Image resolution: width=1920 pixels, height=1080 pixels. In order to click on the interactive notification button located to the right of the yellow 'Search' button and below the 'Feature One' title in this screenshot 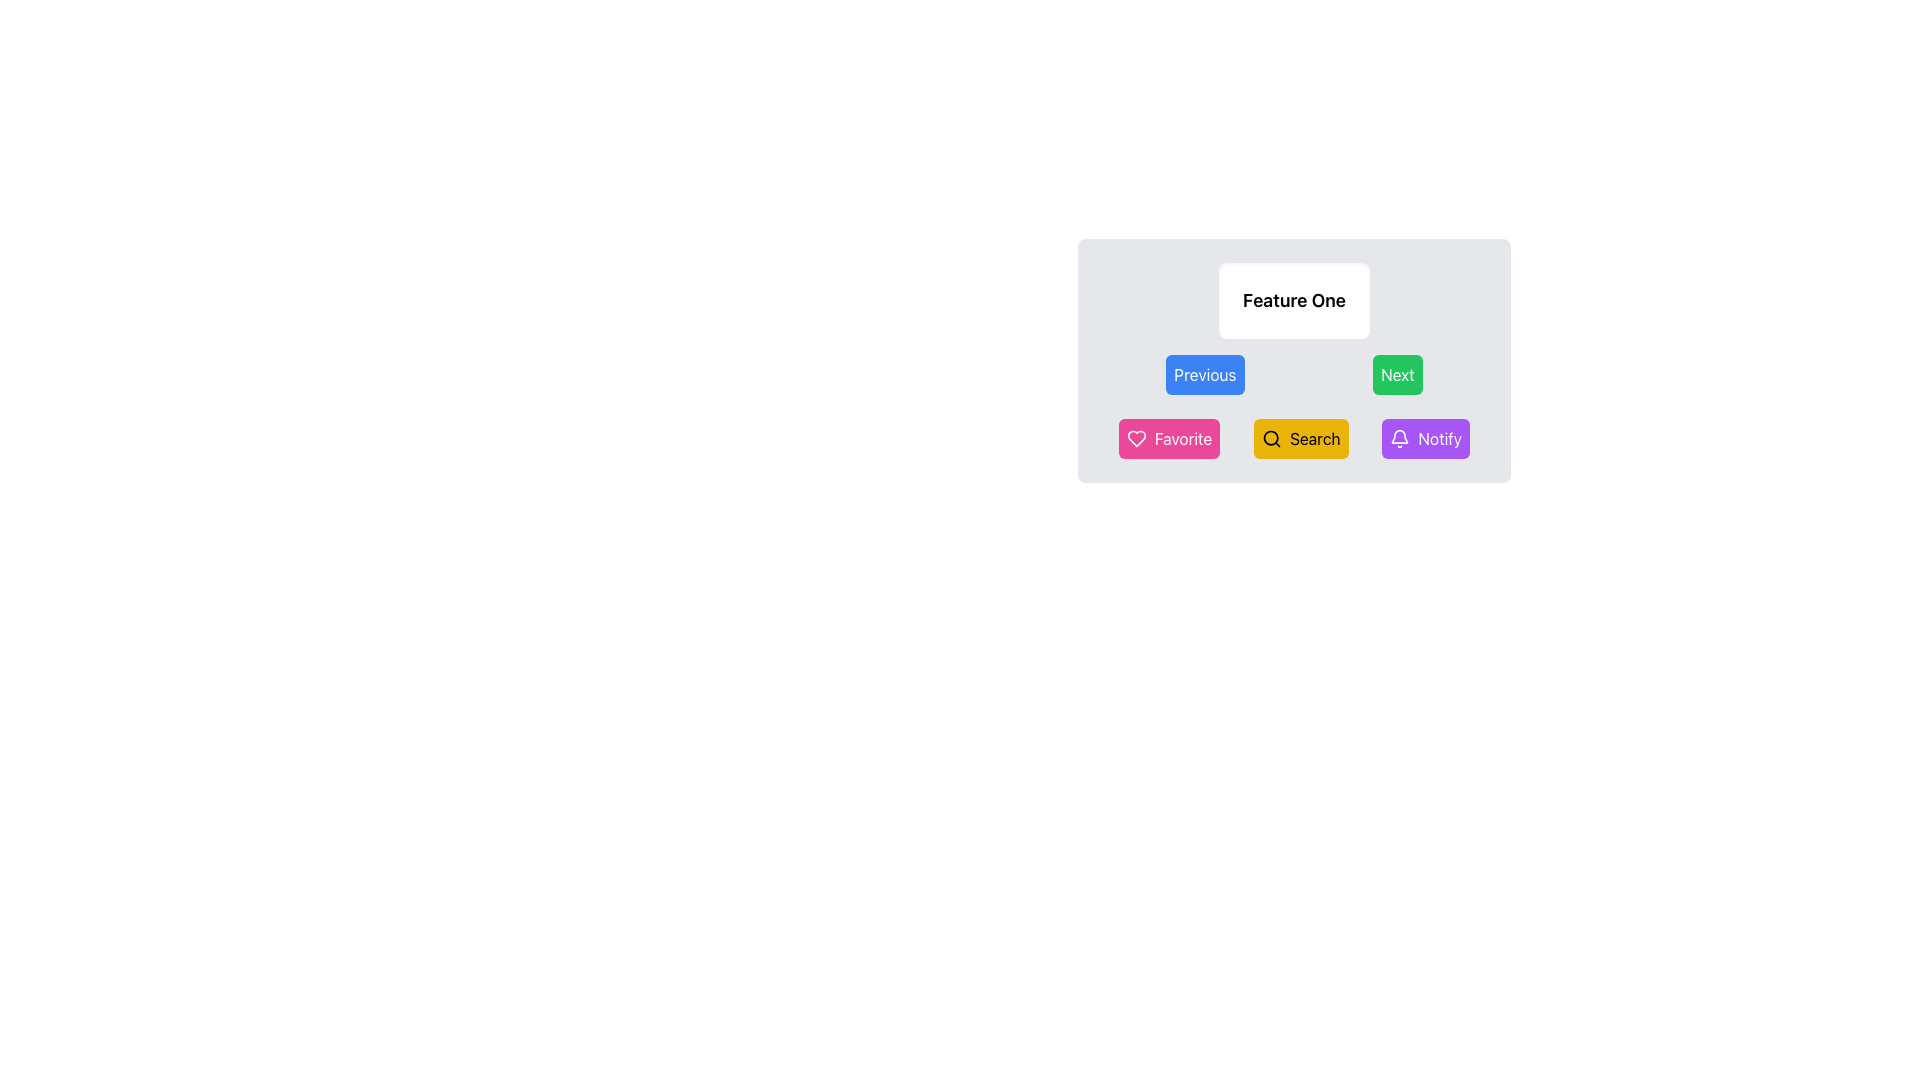, I will do `click(1425, 438)`.